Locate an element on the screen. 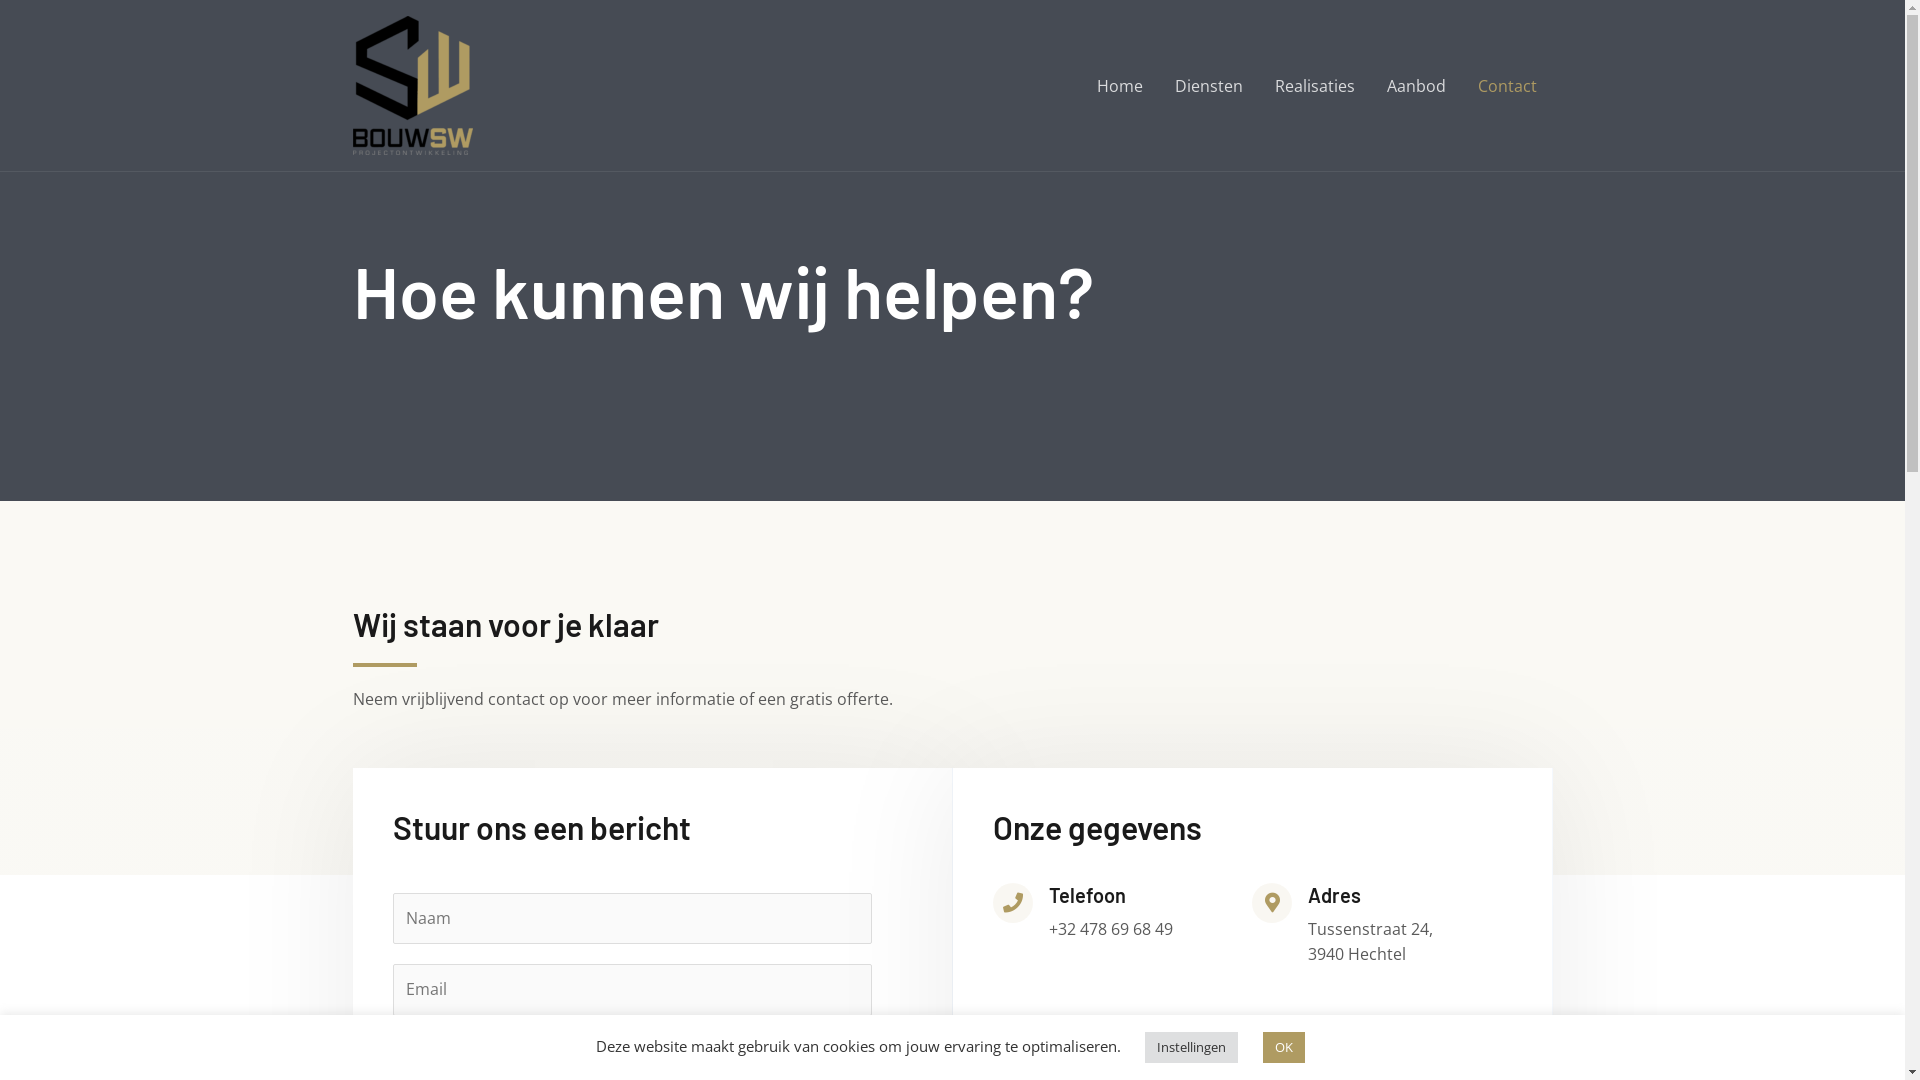  'Diensten' is located at coordinates (1207, 83).